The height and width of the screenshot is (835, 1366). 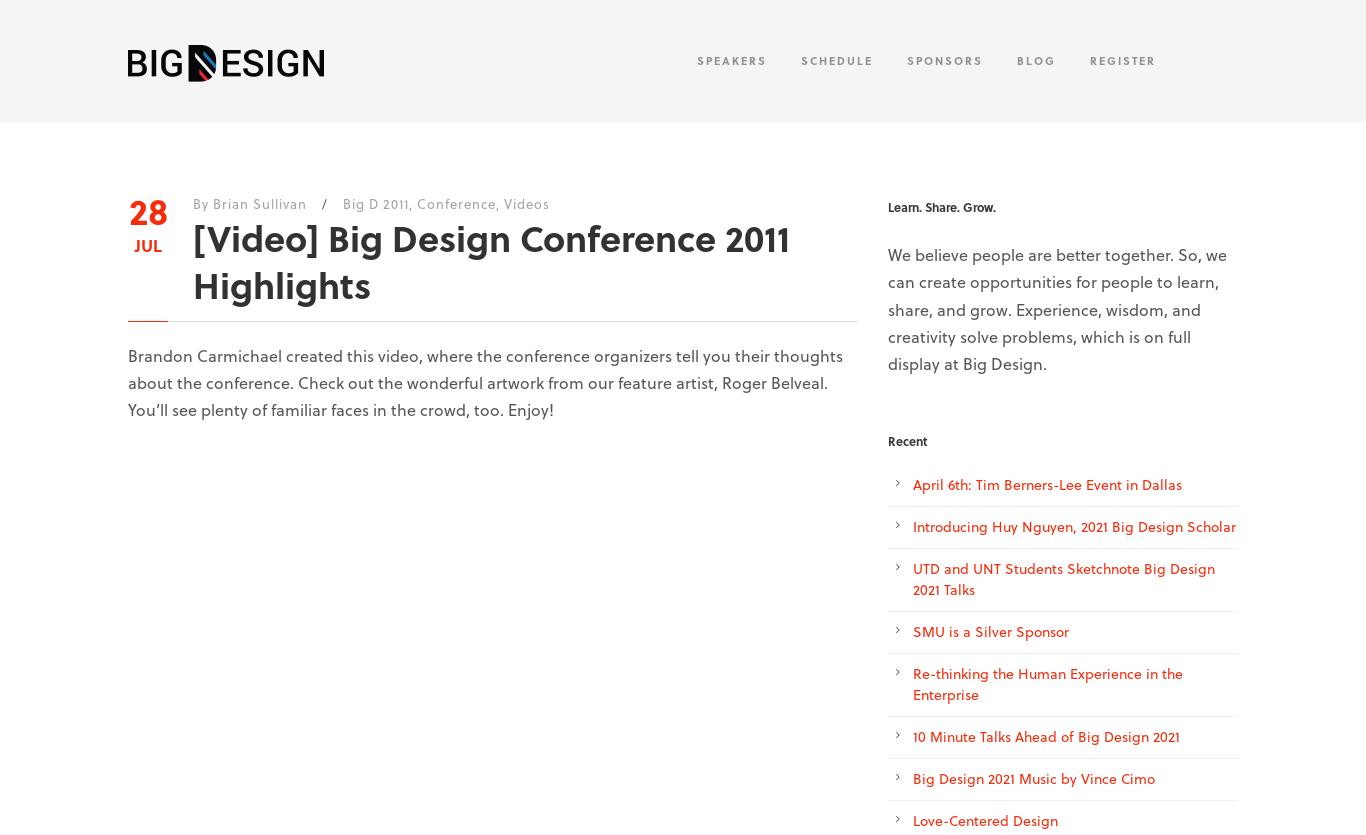 I want to click on 'Re-thinking the Human Experience in the Enterprise', so click(x=1046, y=684).